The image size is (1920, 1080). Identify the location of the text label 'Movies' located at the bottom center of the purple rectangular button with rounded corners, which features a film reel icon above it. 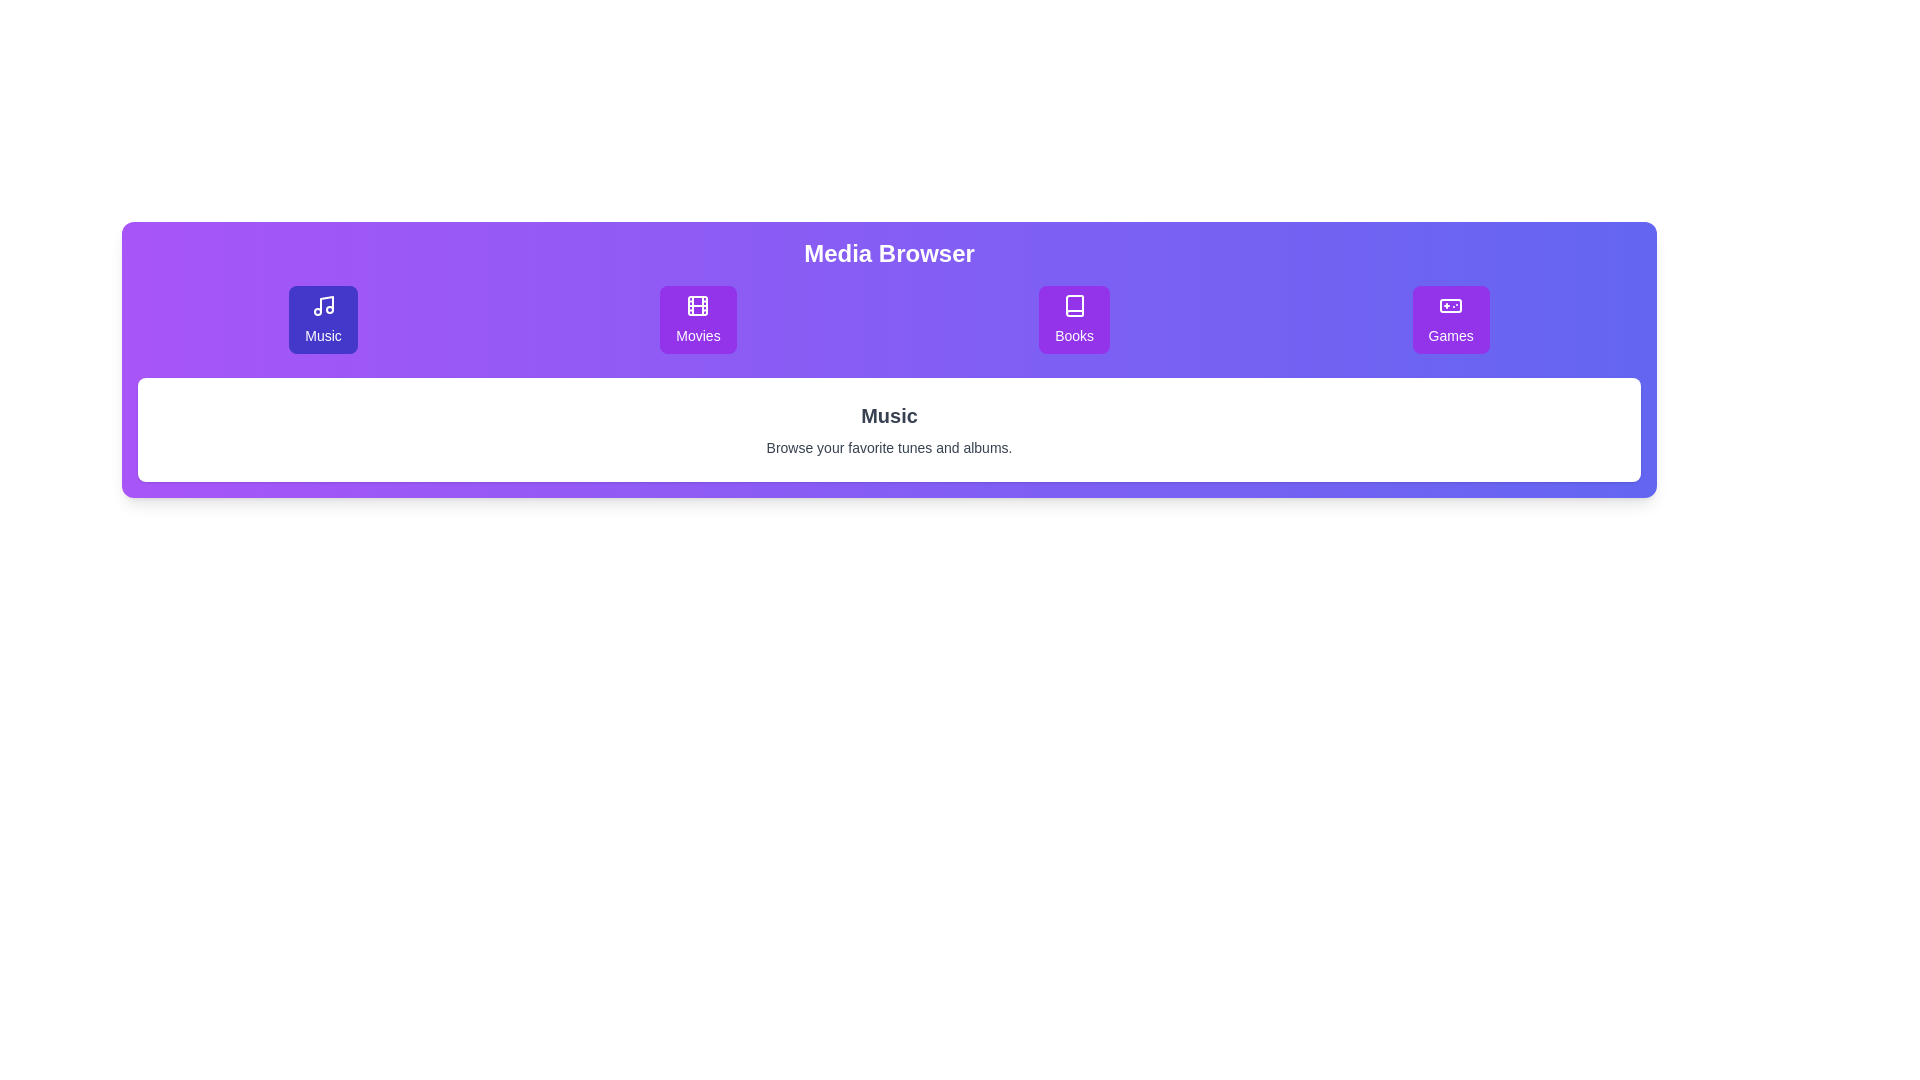
(698, 334).